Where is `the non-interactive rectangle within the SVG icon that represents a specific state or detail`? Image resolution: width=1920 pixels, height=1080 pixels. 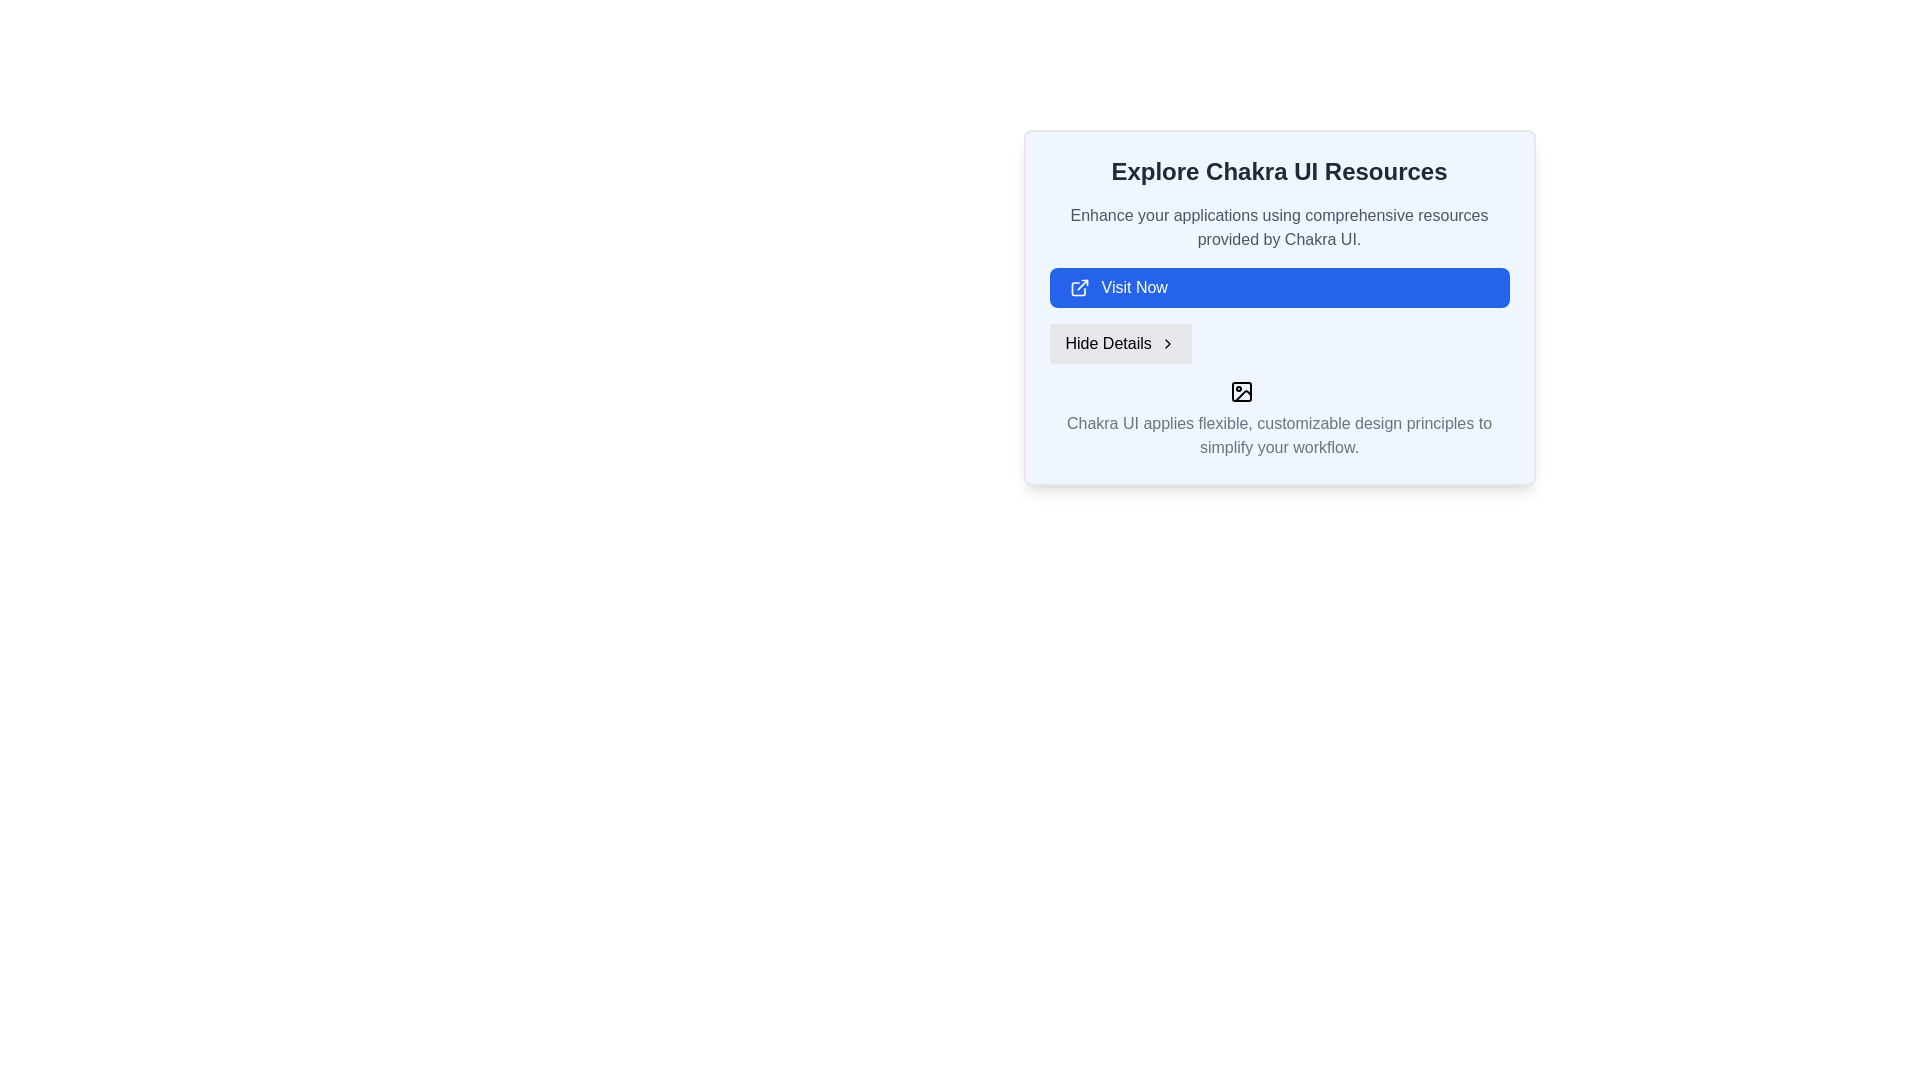 the non-interactive rectangle within the SVG icon that represents a specific state or detail is located at coordinates (1240, 392).